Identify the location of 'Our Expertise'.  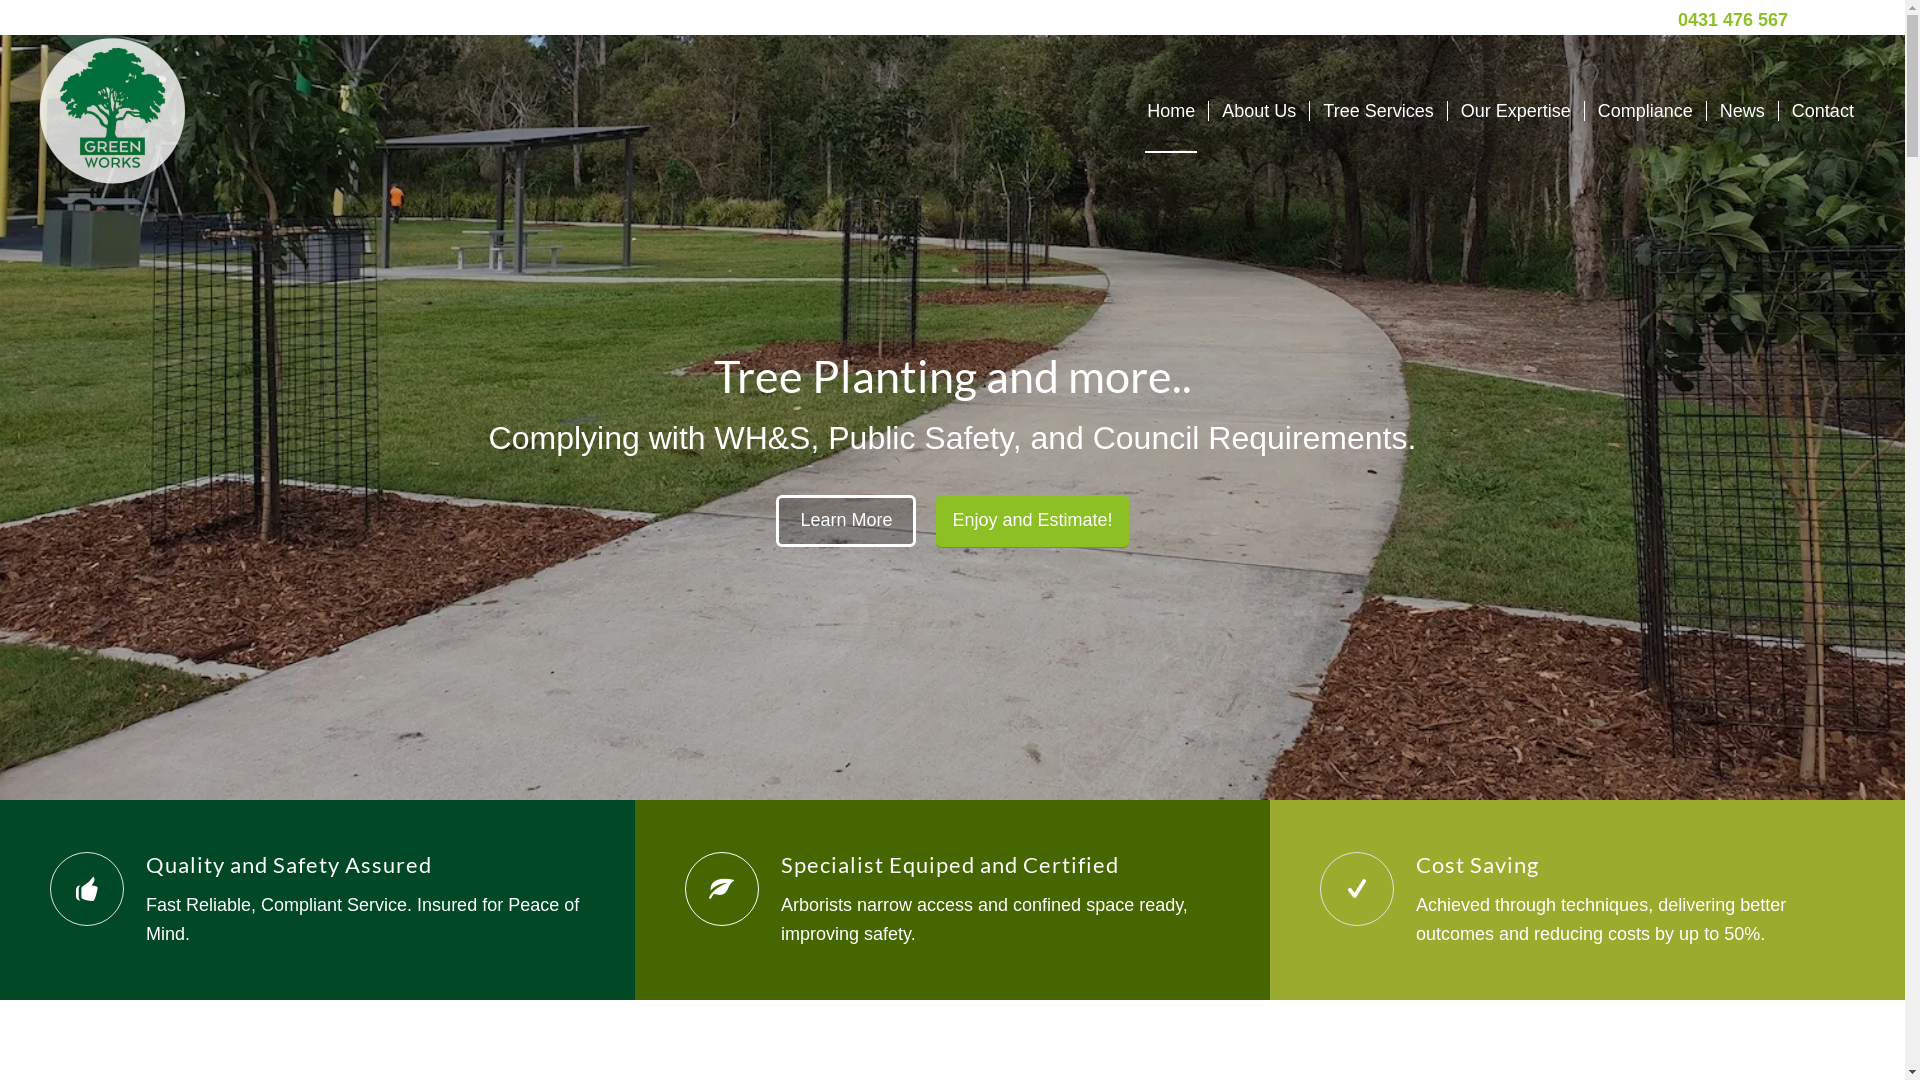
(1515, 111).